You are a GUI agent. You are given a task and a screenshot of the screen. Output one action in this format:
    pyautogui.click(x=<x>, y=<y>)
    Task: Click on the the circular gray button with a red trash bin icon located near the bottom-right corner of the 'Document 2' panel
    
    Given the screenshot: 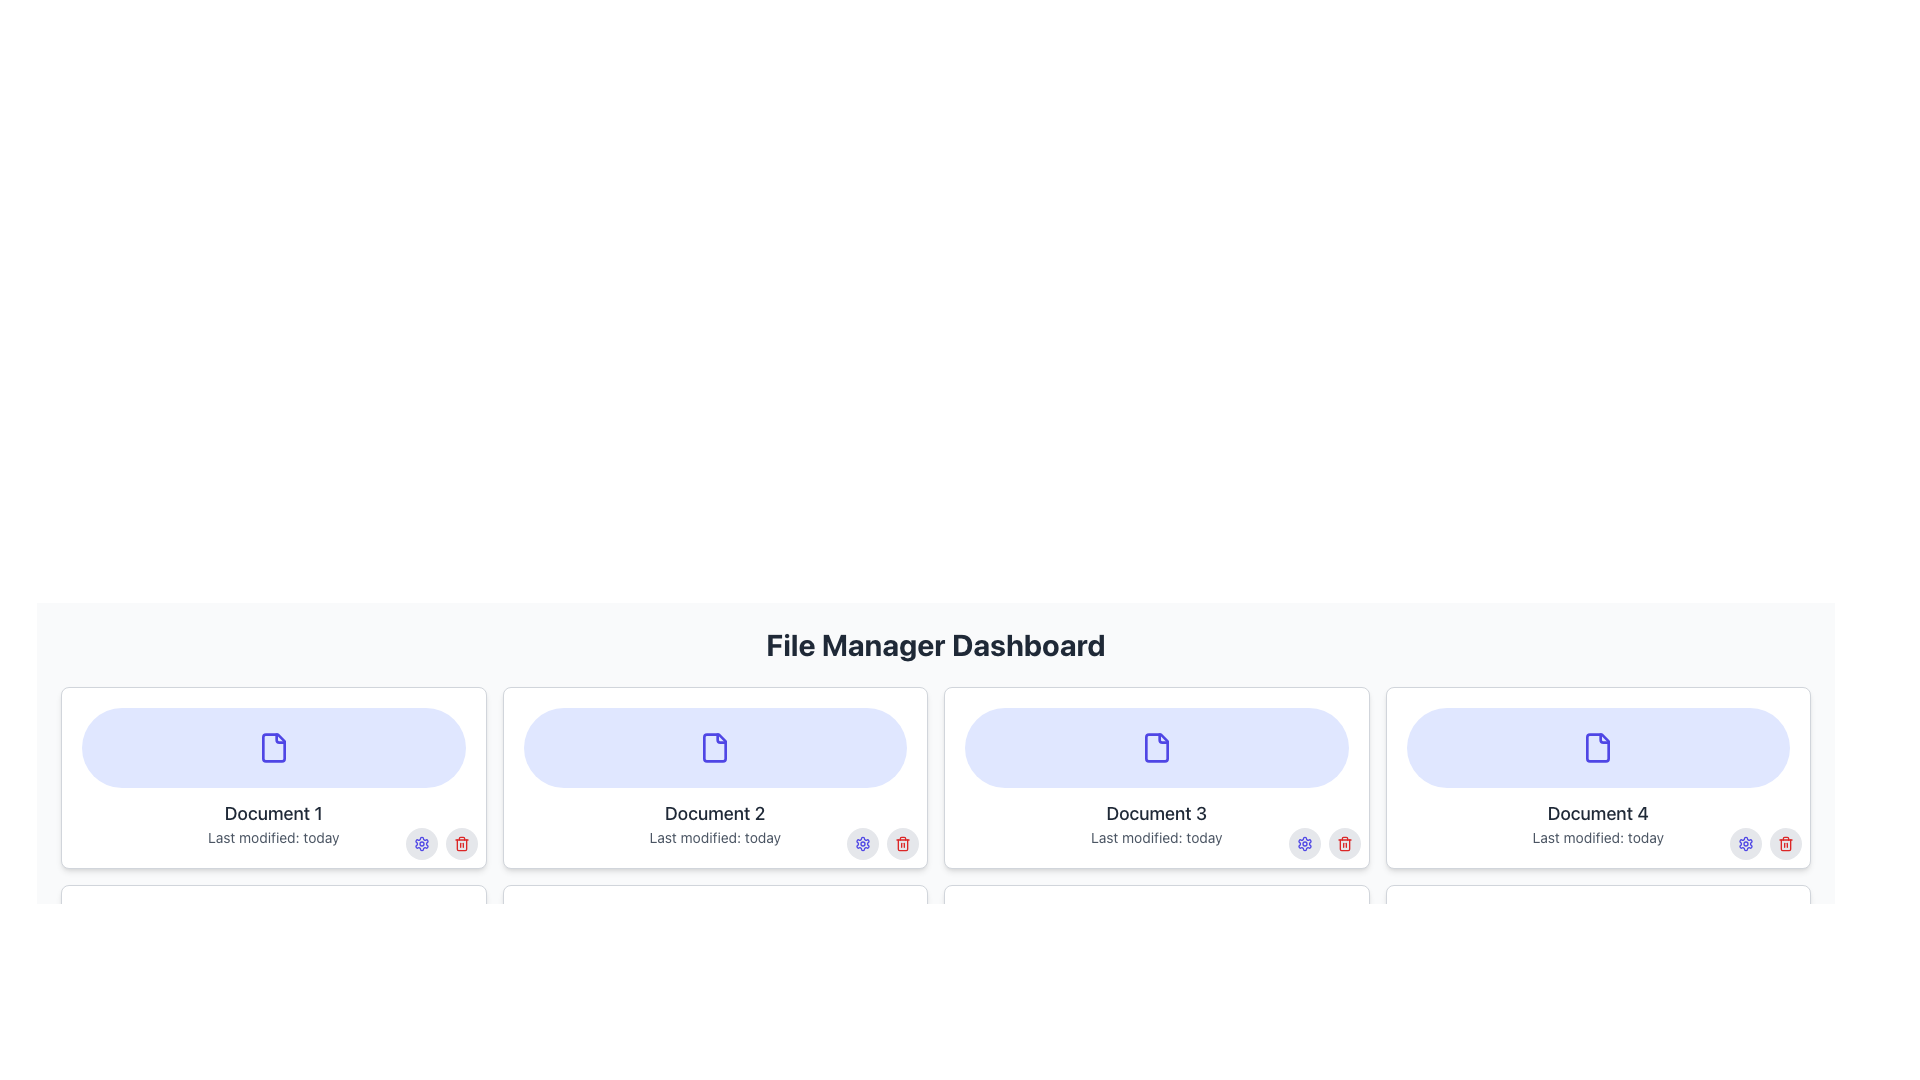 What is the action you would take?
    pyautogui.click(x=901, y=844)
    